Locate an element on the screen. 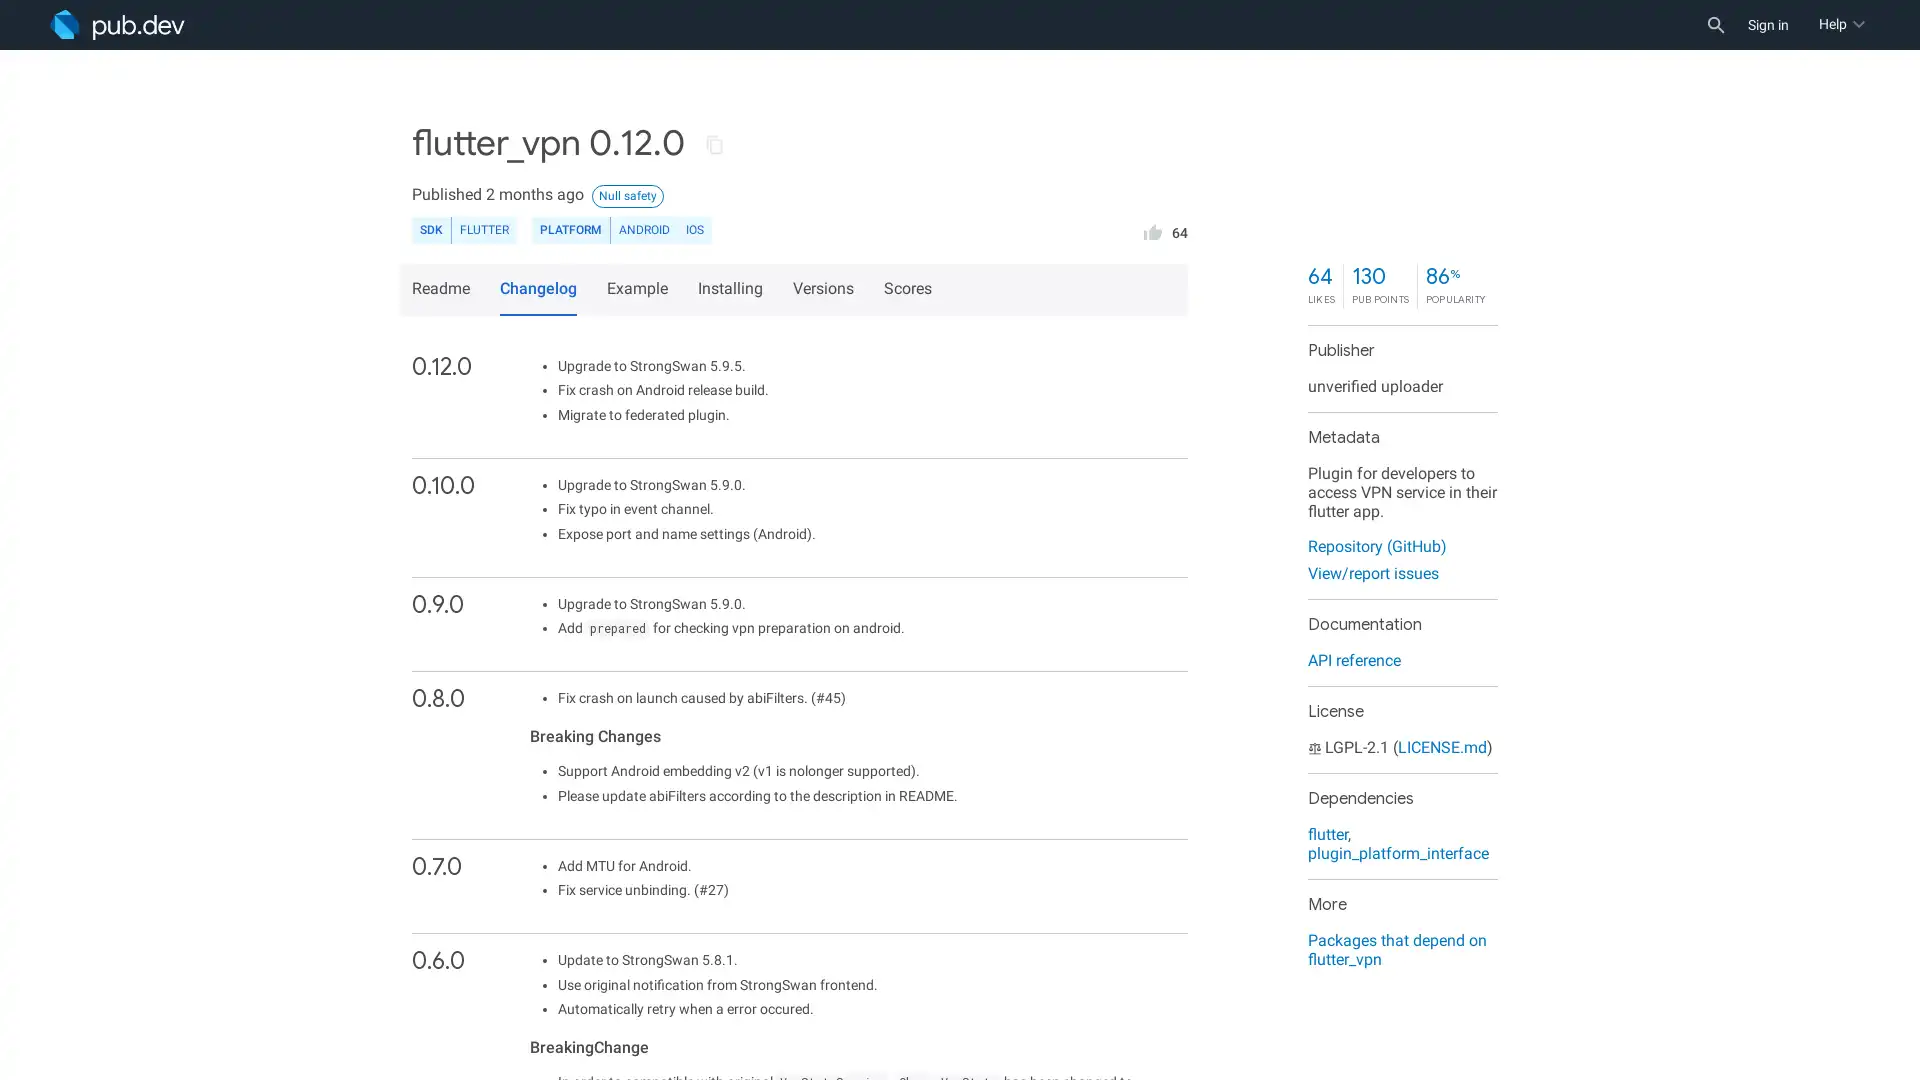 Image resolution: width=1920 pixels, height=1080 pixels. Installing is located at coordinates (732, 289).